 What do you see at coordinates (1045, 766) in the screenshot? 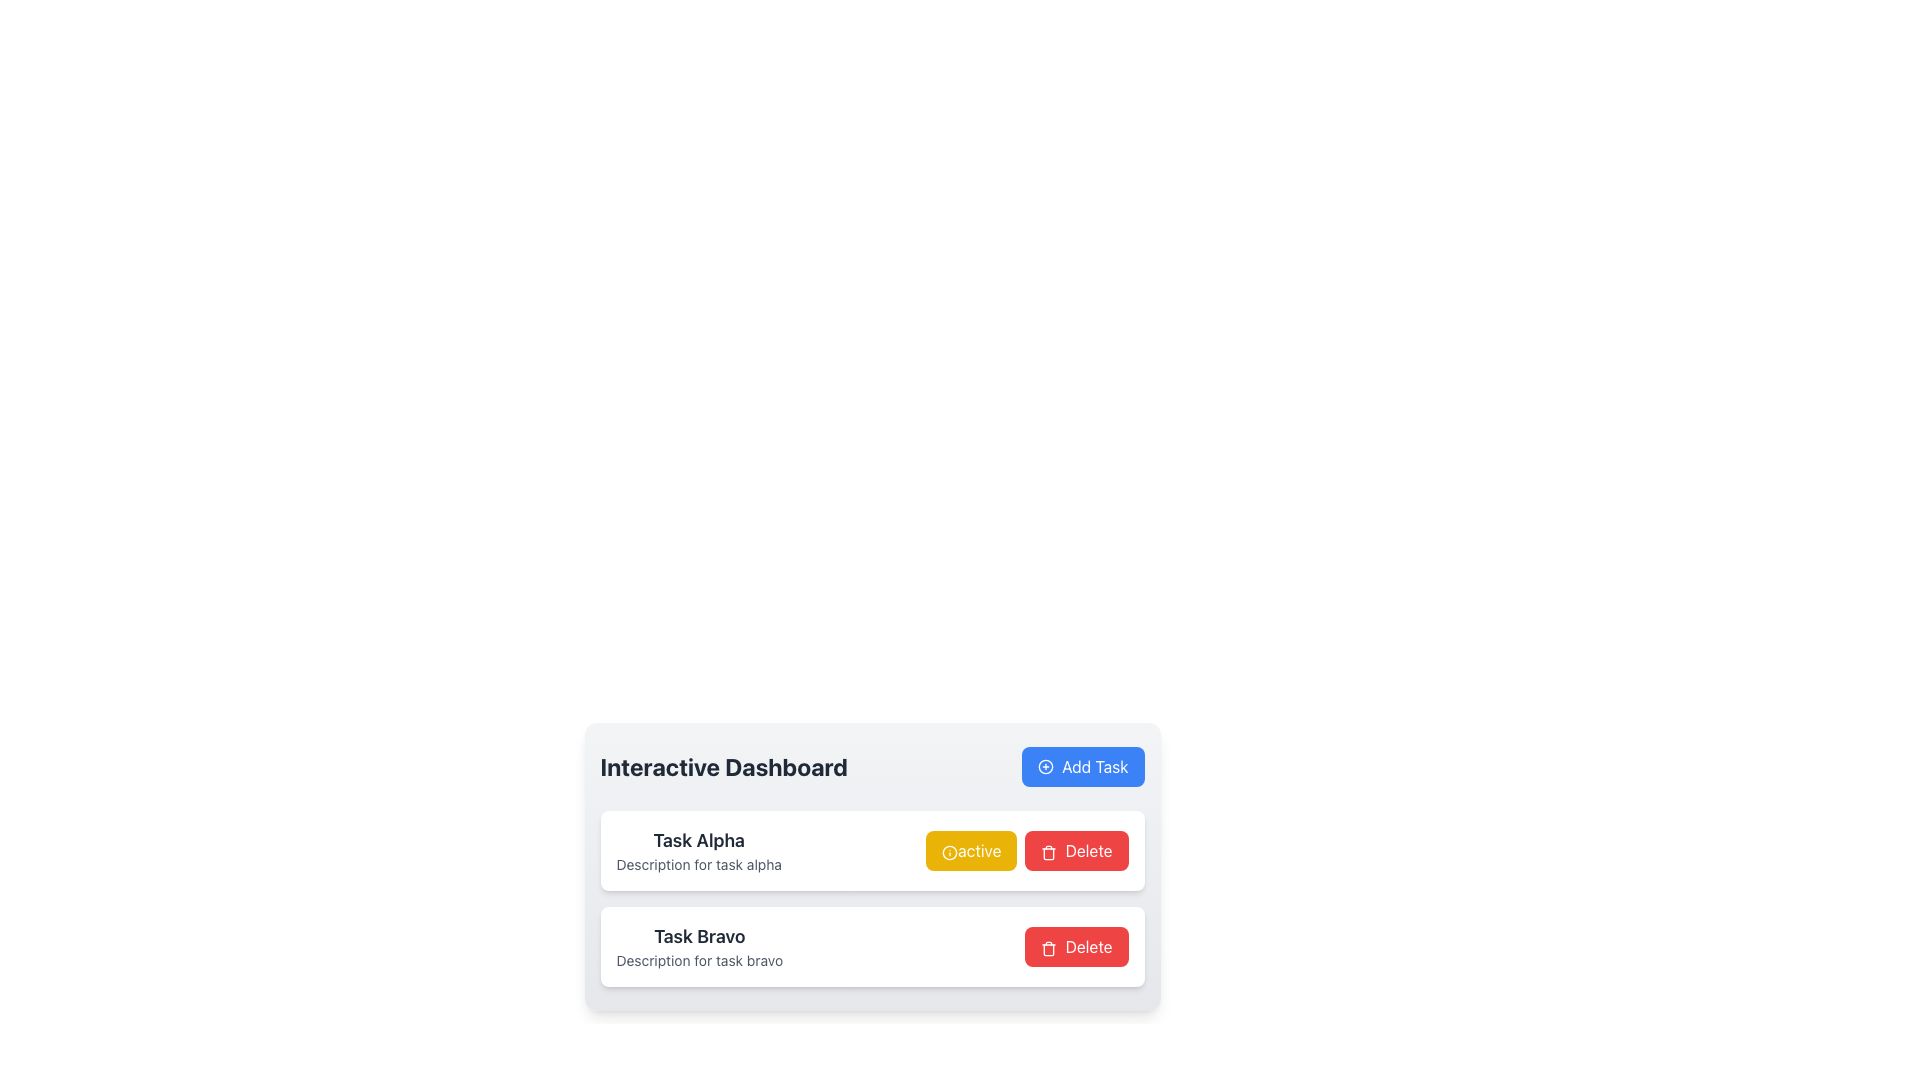
I see `the icon located inside the 'Add Task' button, which is positioned to the left of the text 'Add Task' in the top-right corner of the main content section` at bounding box center [1045, 766].